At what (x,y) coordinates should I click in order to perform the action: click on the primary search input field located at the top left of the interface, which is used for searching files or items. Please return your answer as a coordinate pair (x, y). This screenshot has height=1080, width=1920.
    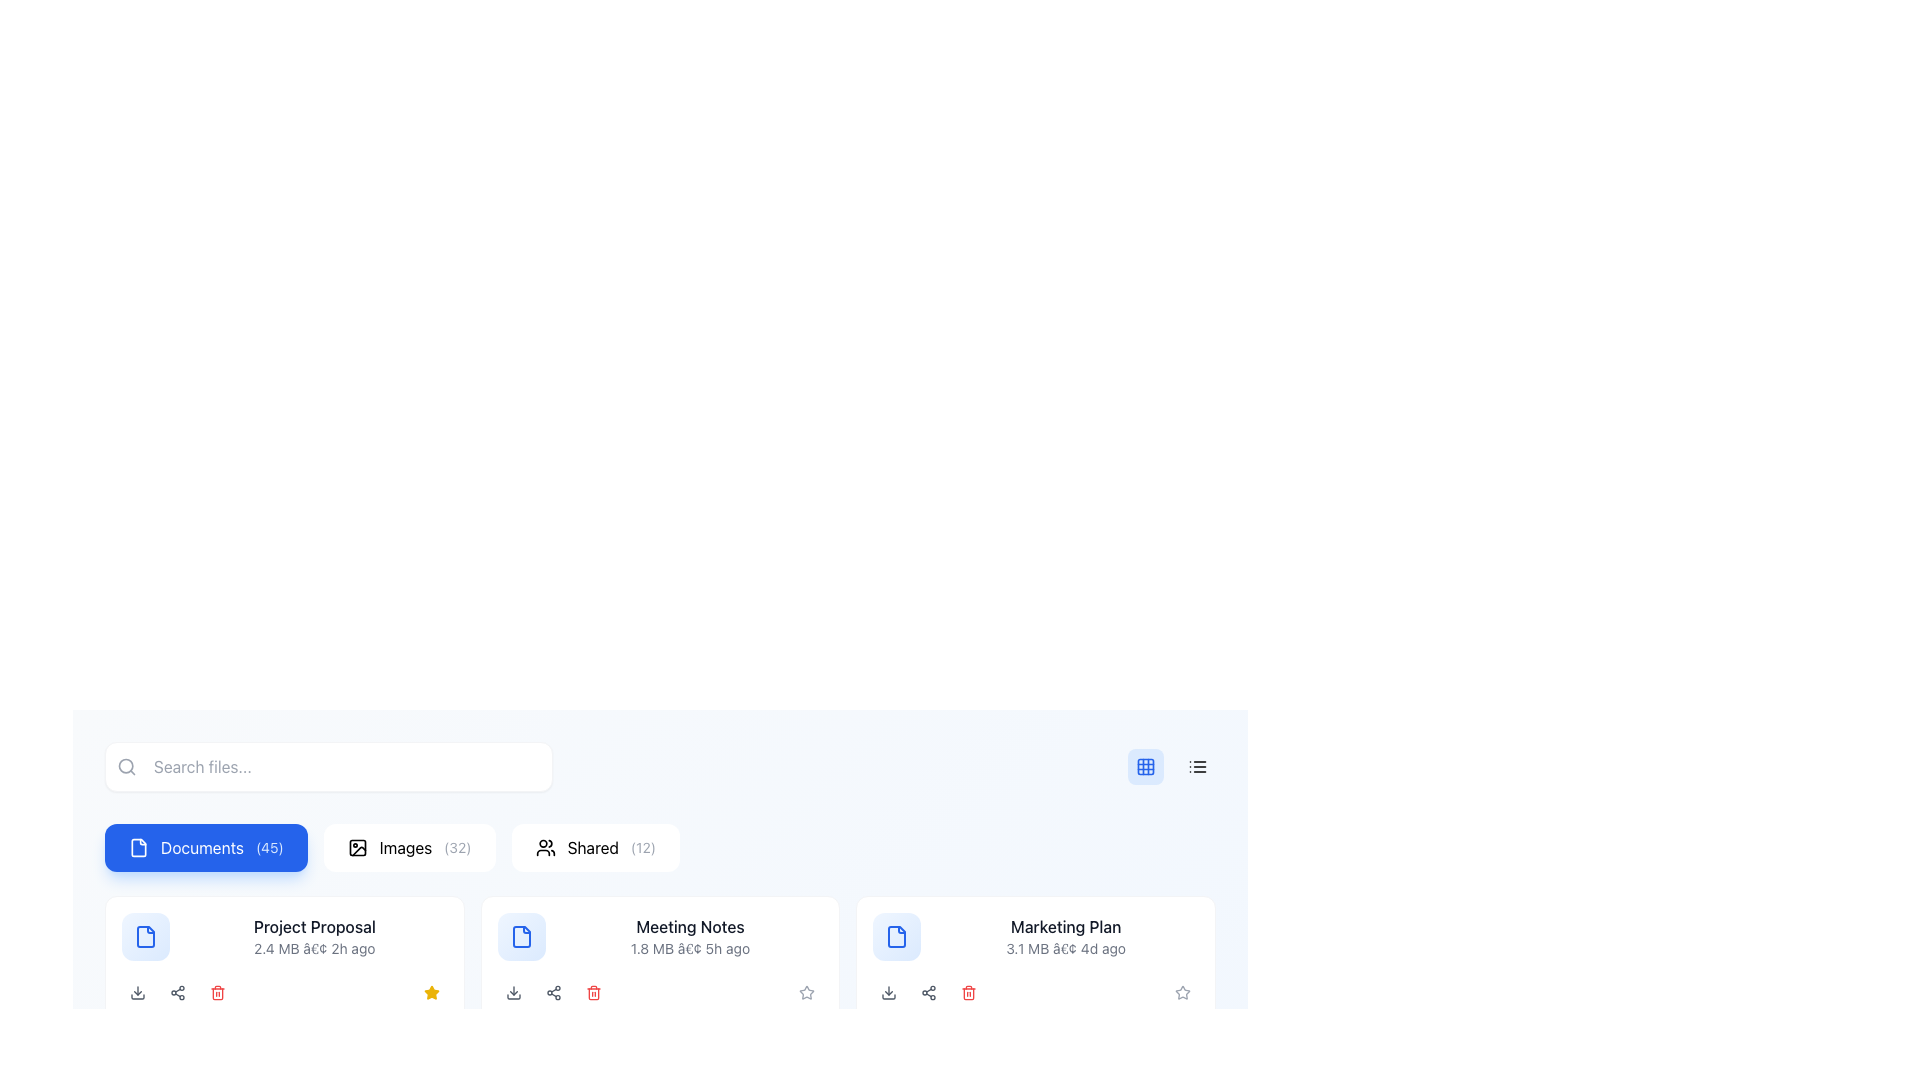
    Looking at the image, I should click on (329, 766).